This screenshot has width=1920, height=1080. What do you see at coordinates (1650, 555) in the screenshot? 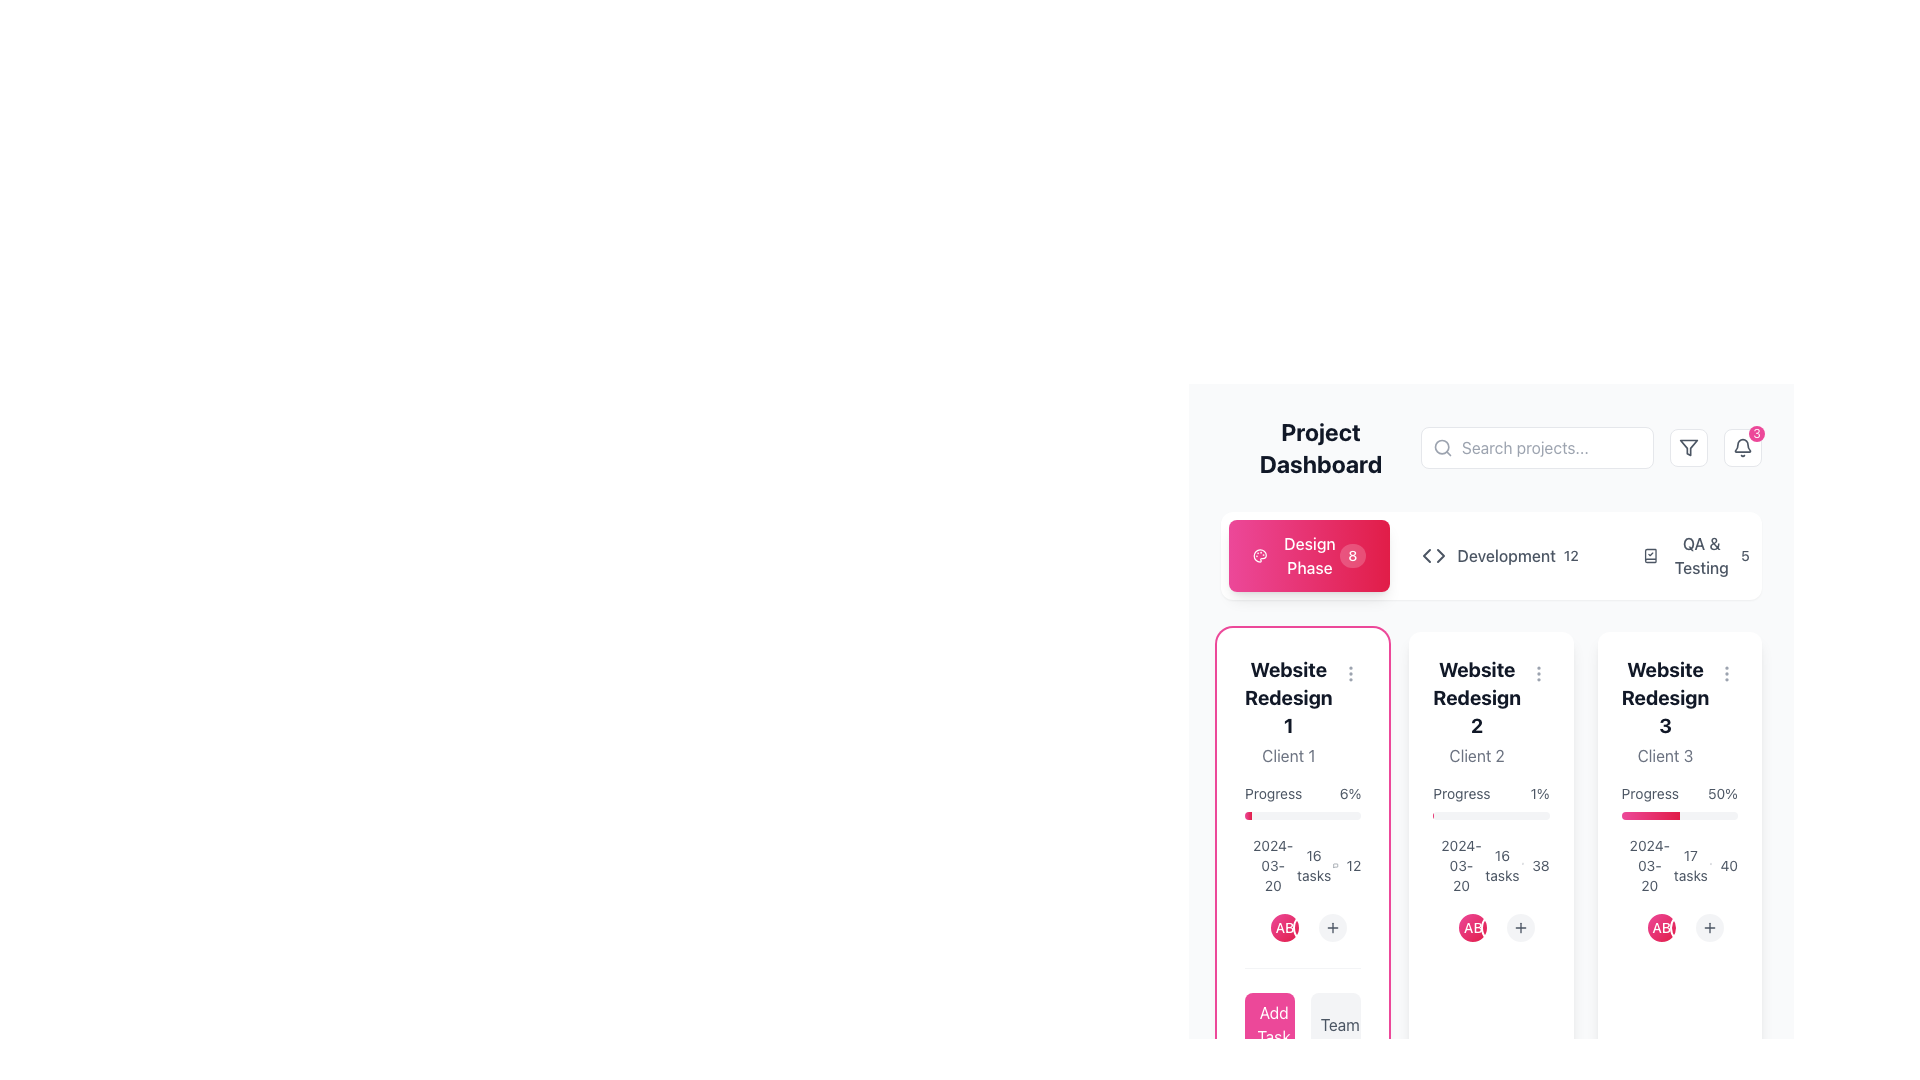
I see `the status or information related to the stylized book icon with a checkmark overlay located at the top-right corner of the dashboard interface` at bounding box center [1650, 555].